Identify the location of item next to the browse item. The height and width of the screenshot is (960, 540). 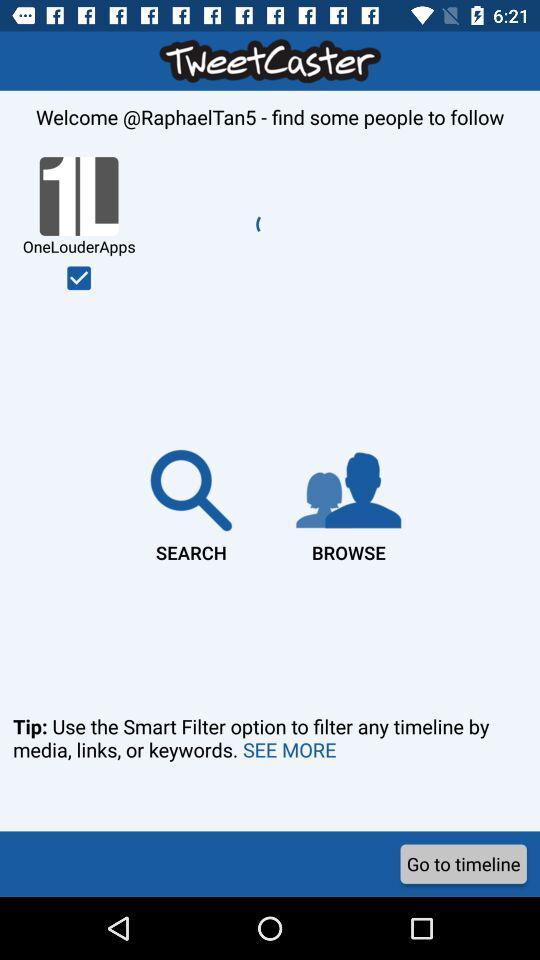
(191, 501).